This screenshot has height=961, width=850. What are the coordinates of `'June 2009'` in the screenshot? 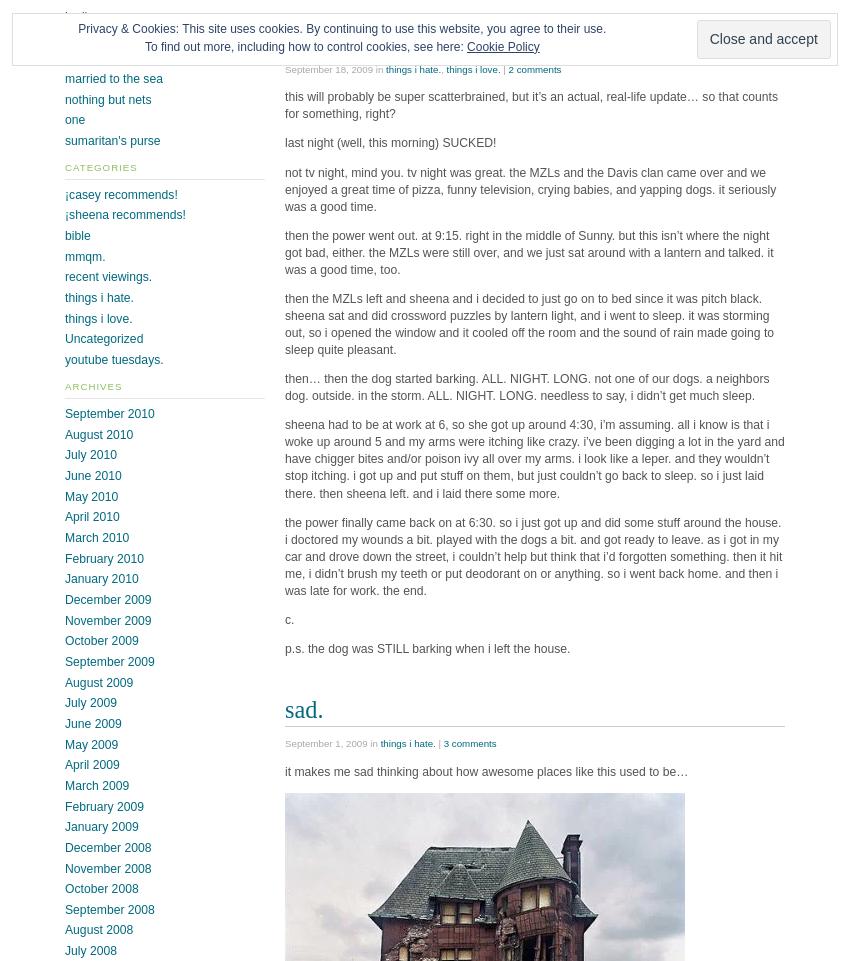 It's located at (91, 722).